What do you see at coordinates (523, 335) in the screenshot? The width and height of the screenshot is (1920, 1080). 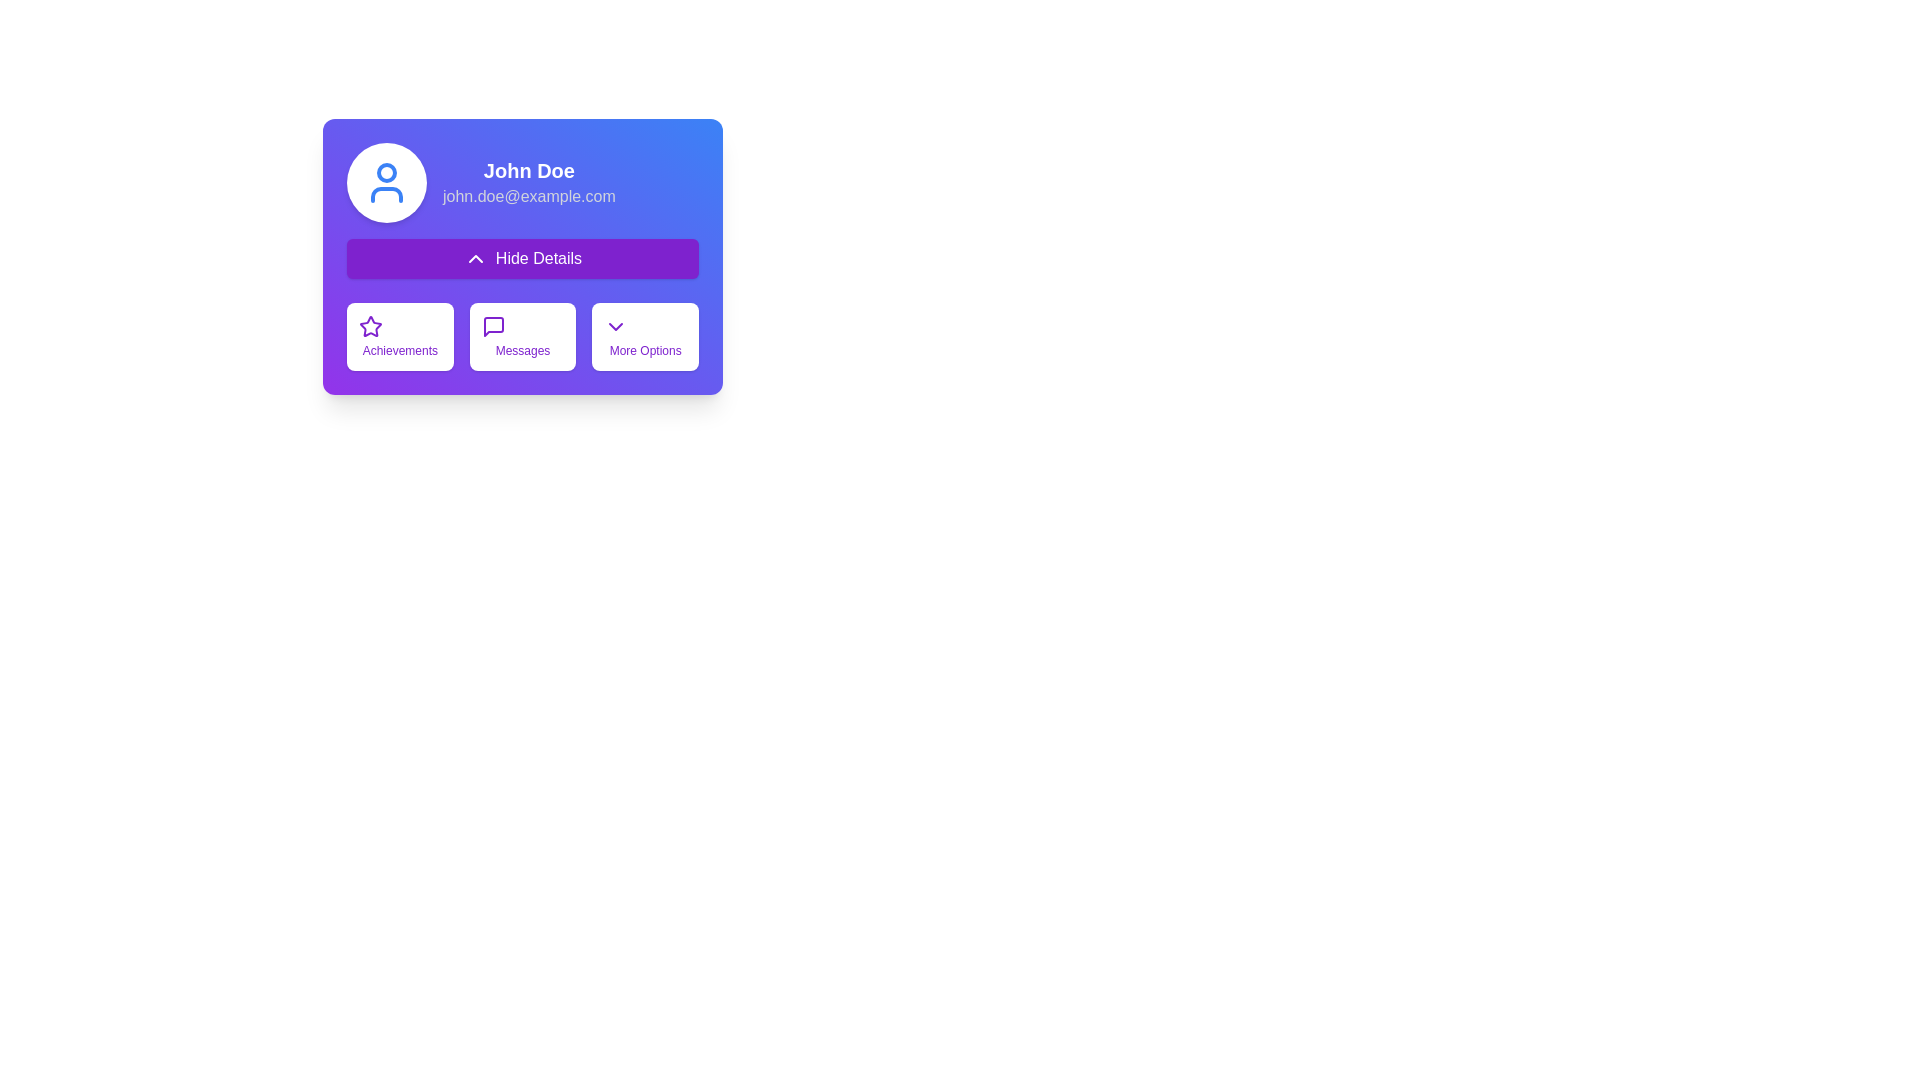 I see `the 'Messages' button` at bounding box center [523, 335].